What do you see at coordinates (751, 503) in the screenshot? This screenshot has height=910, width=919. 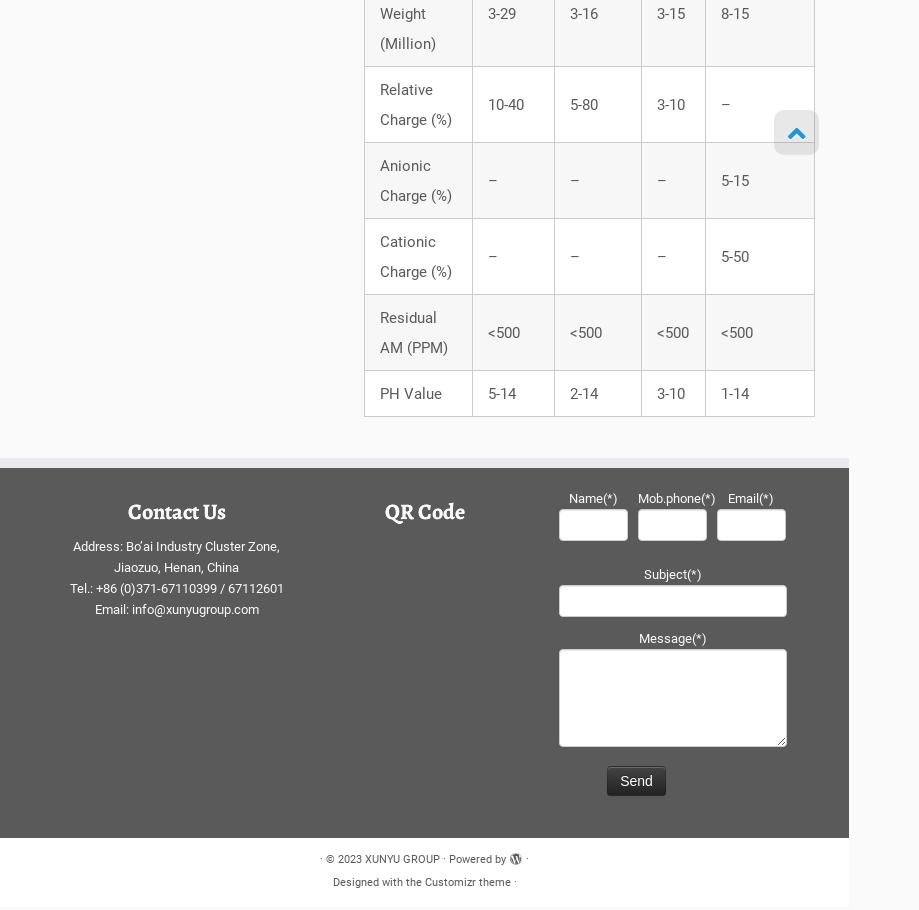 I see `'Email(*)'` at bounding box center [751, 503].